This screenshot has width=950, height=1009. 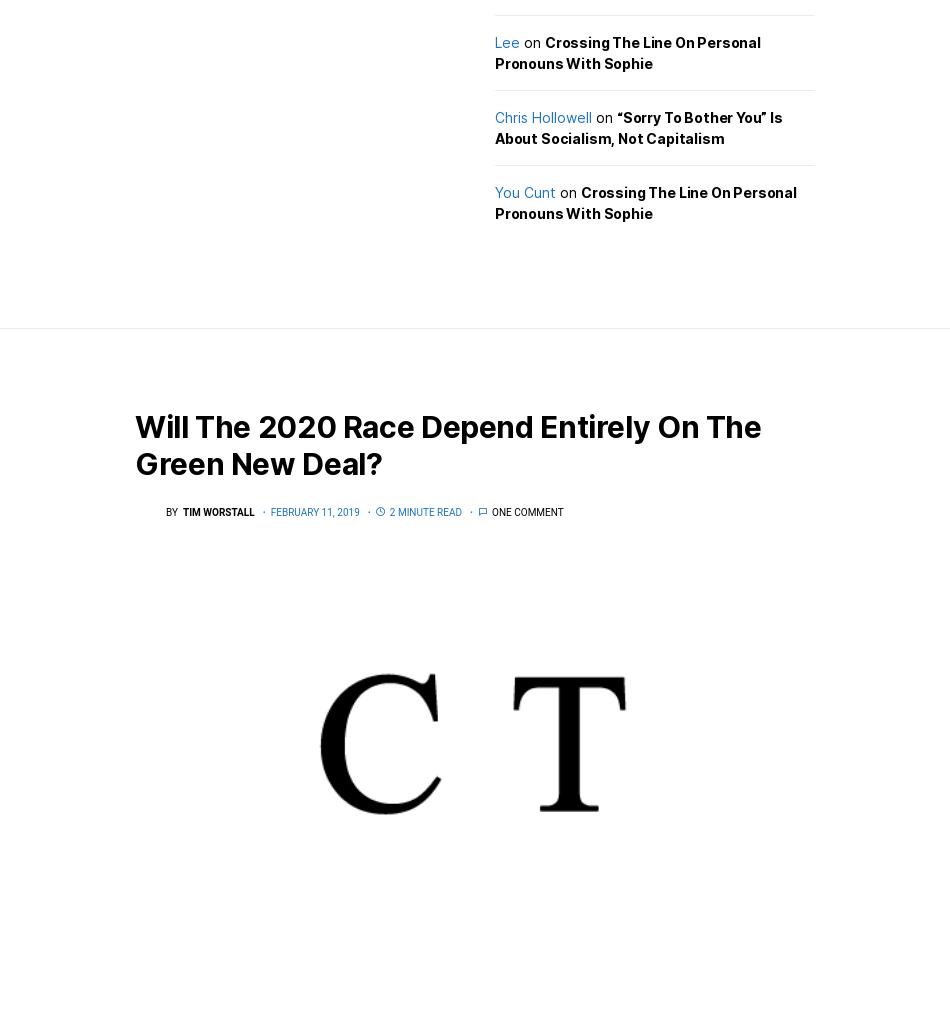 What do you see at coordinates (507, 40) in the screenshot?
I see `'Lee'` at bounding box center [507, 40].